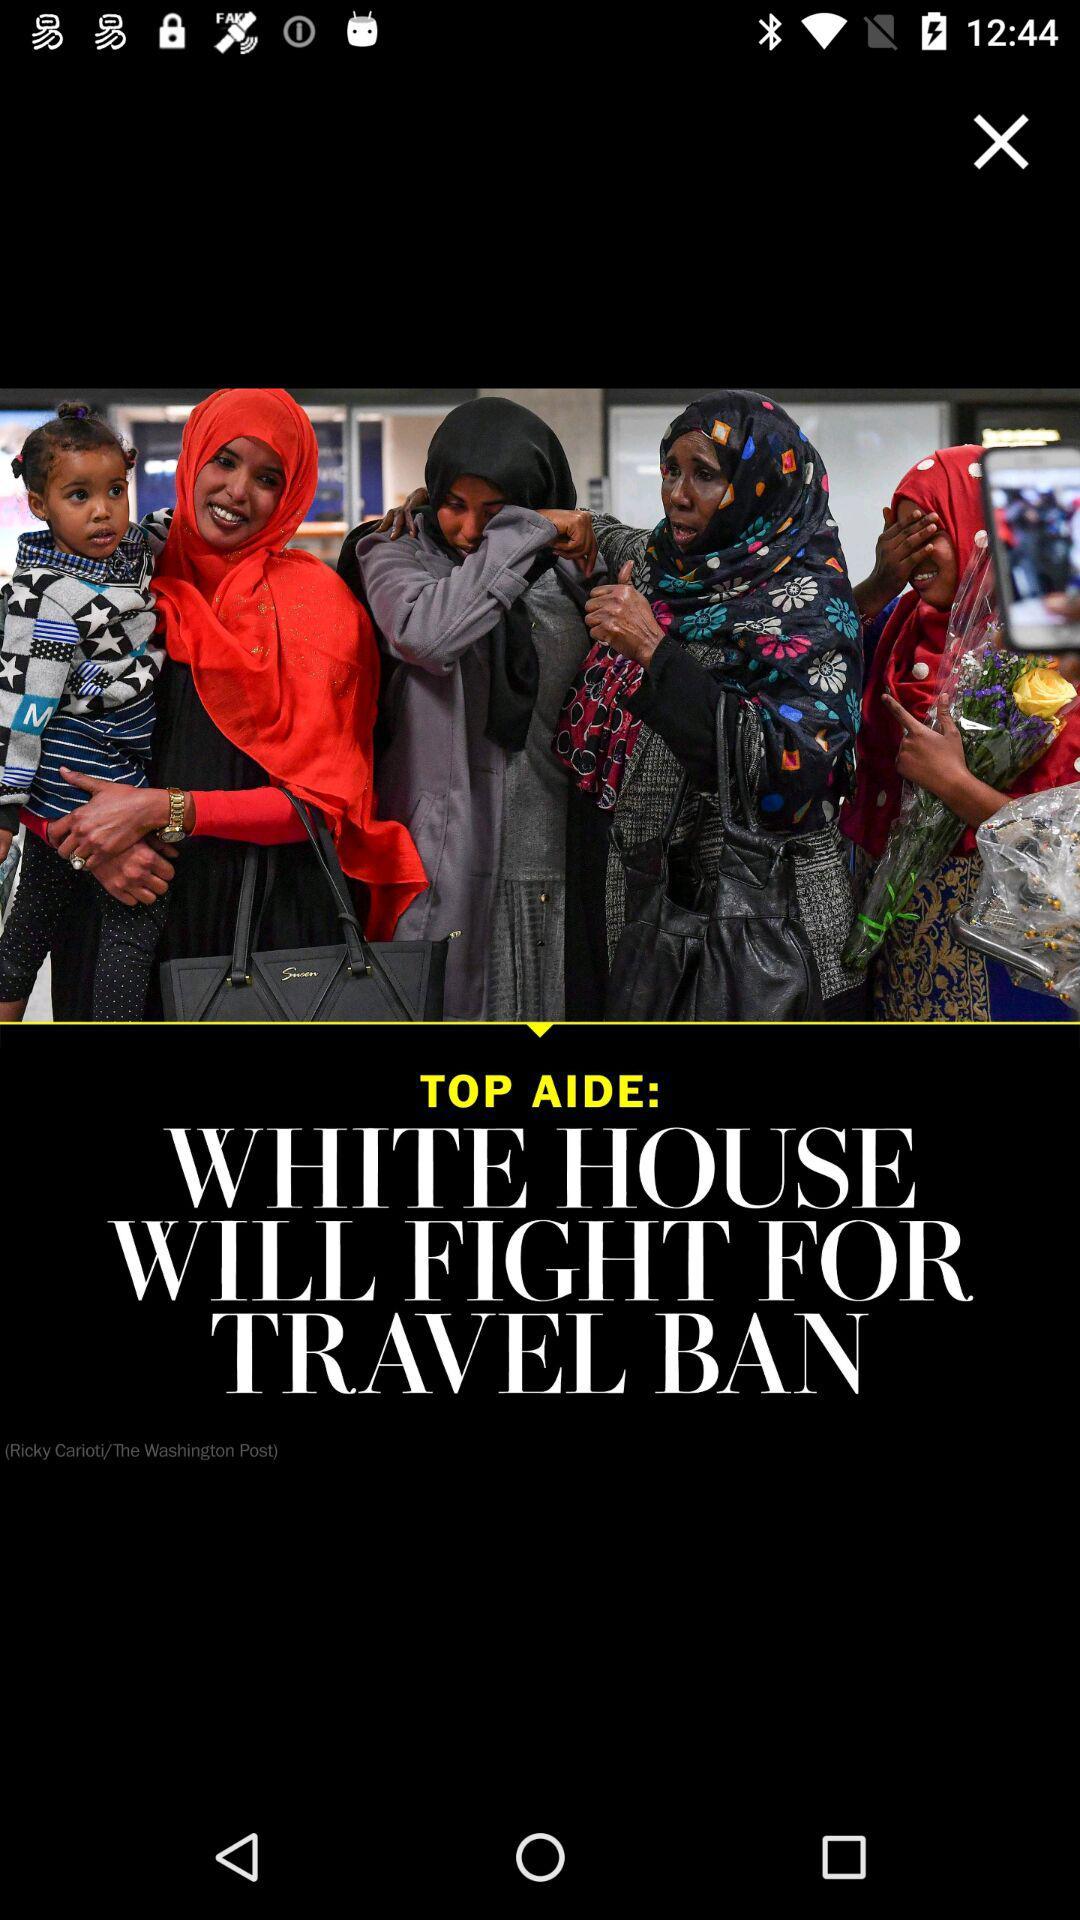 The width and height of the screenshot is (1080, 1920). What do you see at coordinates (1001, 140) in the screenshot?
I see `the close icon` at bounding box center [1001, 140].